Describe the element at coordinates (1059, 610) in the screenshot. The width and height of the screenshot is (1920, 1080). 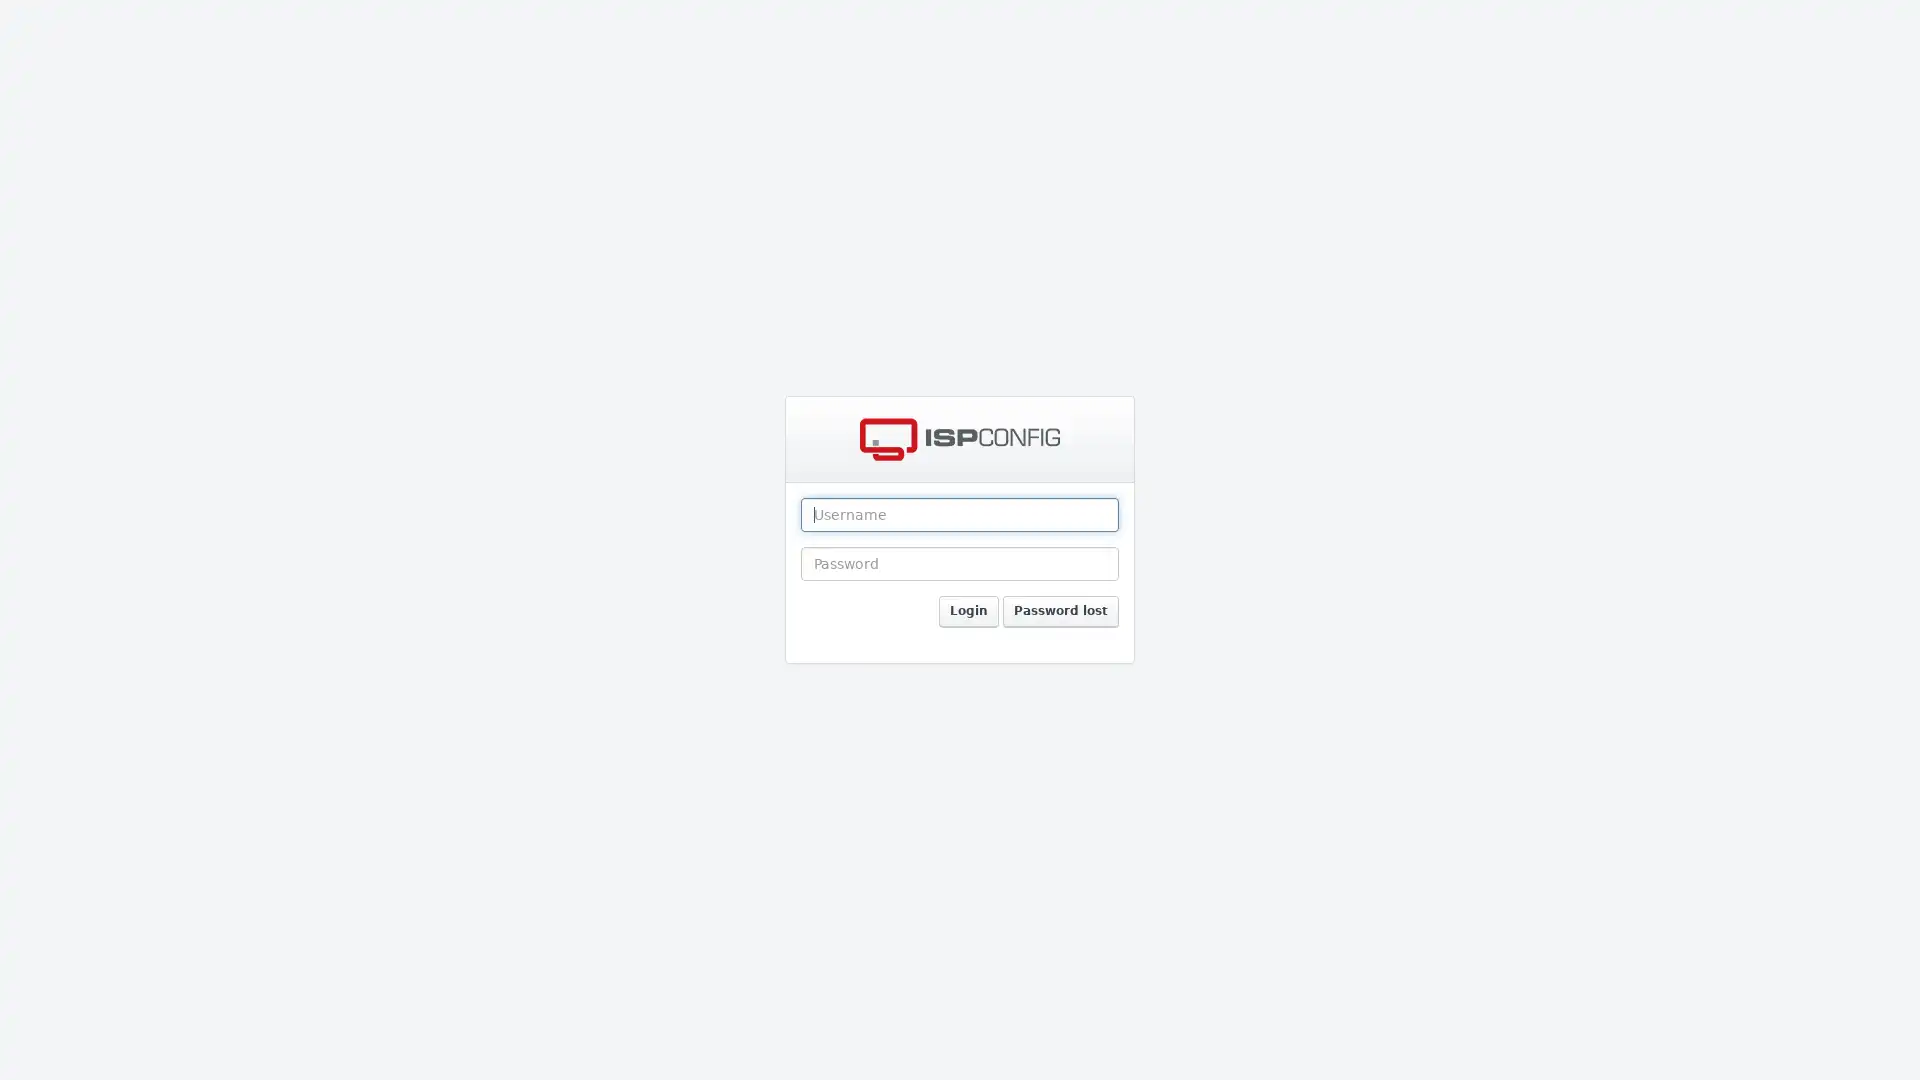
I see `Password lost` at that location.